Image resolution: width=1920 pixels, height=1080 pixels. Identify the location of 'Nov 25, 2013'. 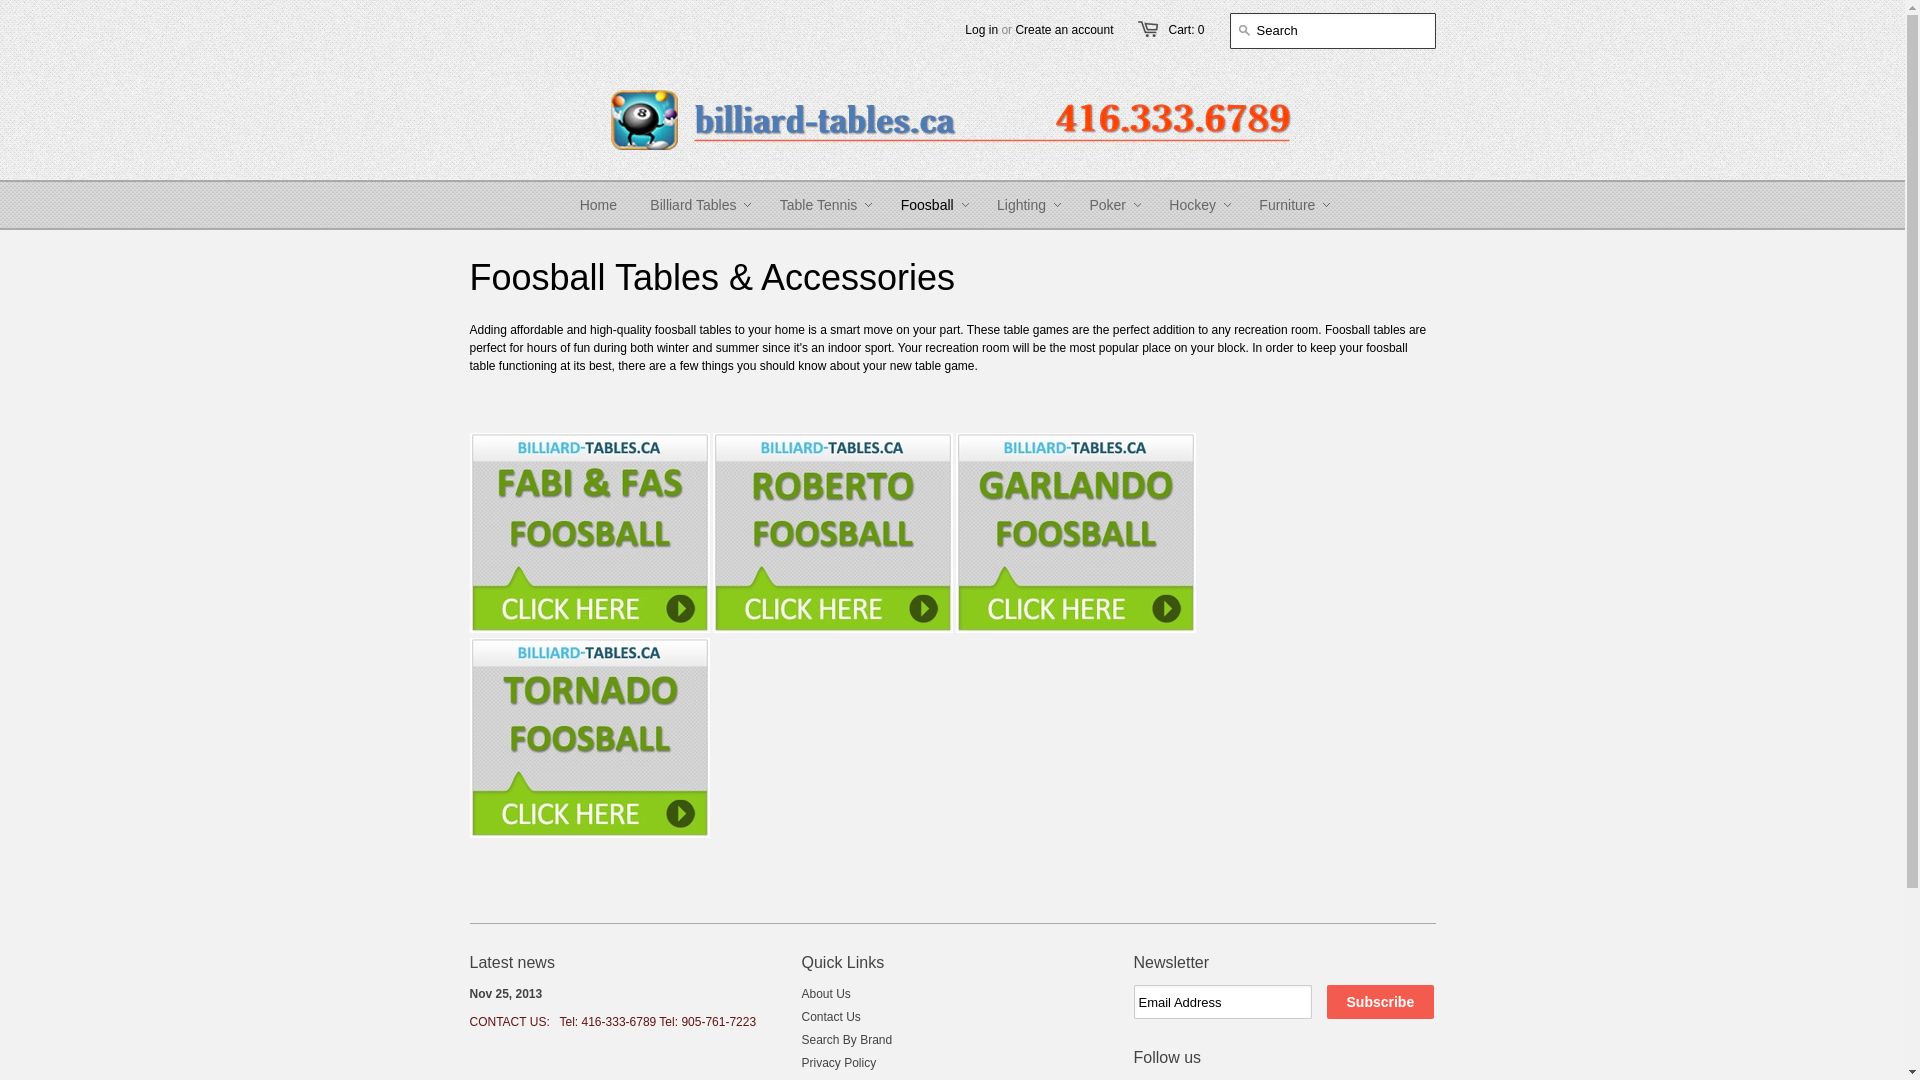
(506, 994).